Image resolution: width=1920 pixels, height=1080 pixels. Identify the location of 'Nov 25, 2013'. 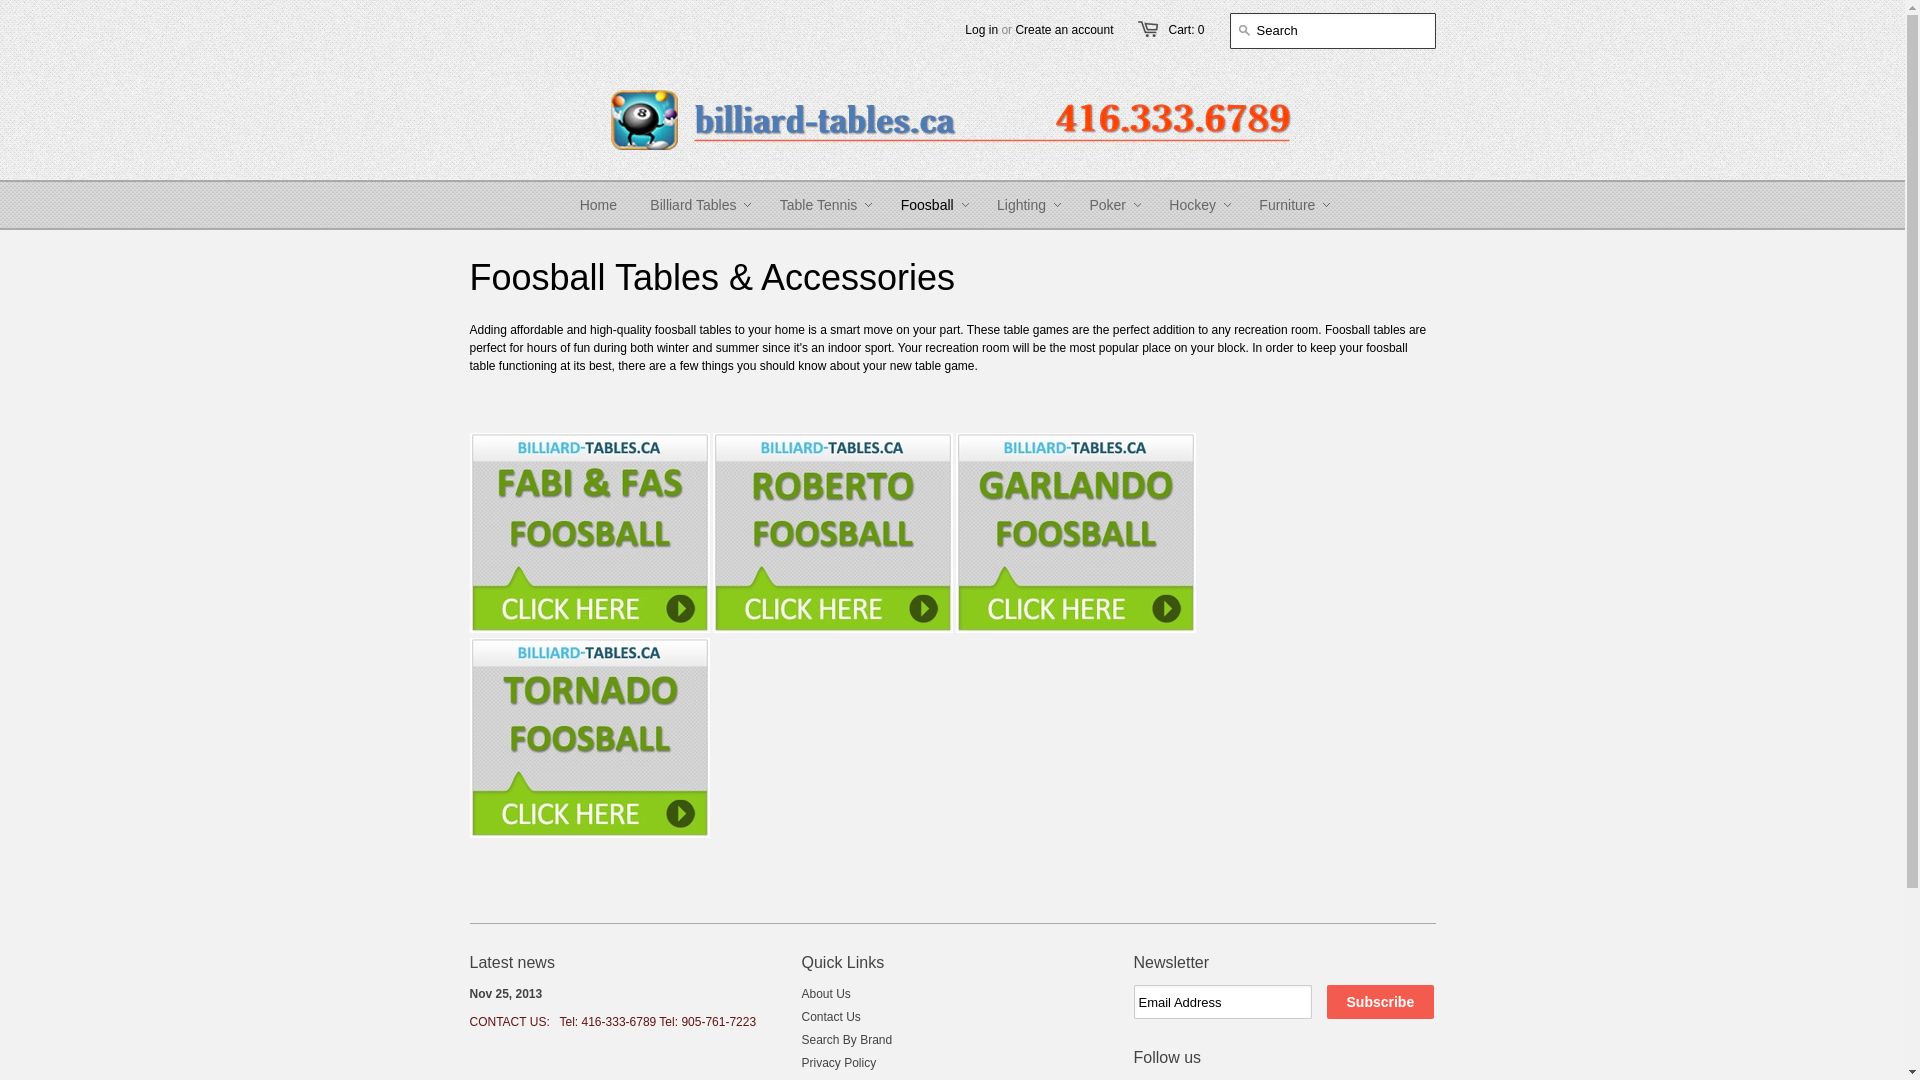
(506, 994).